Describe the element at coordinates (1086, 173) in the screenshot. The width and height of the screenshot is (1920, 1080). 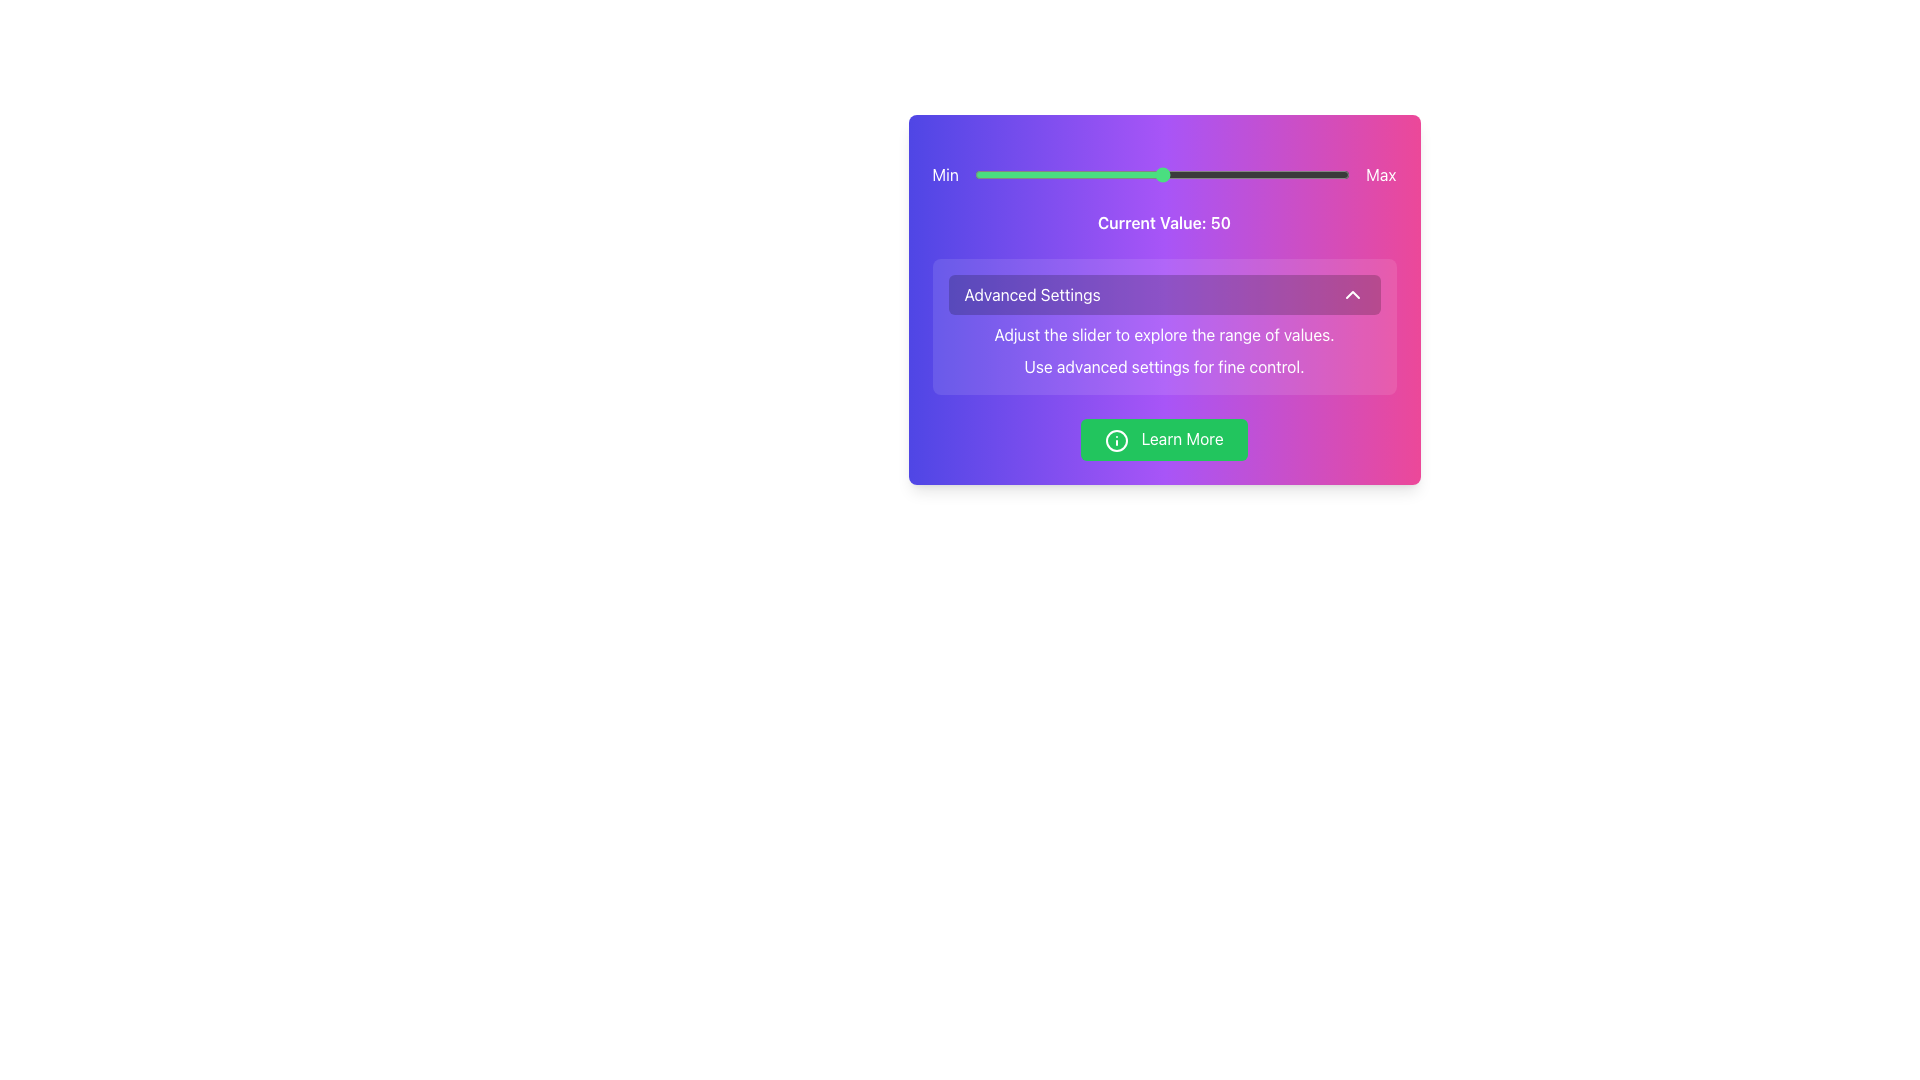
I see `the value of the slider` at that location.